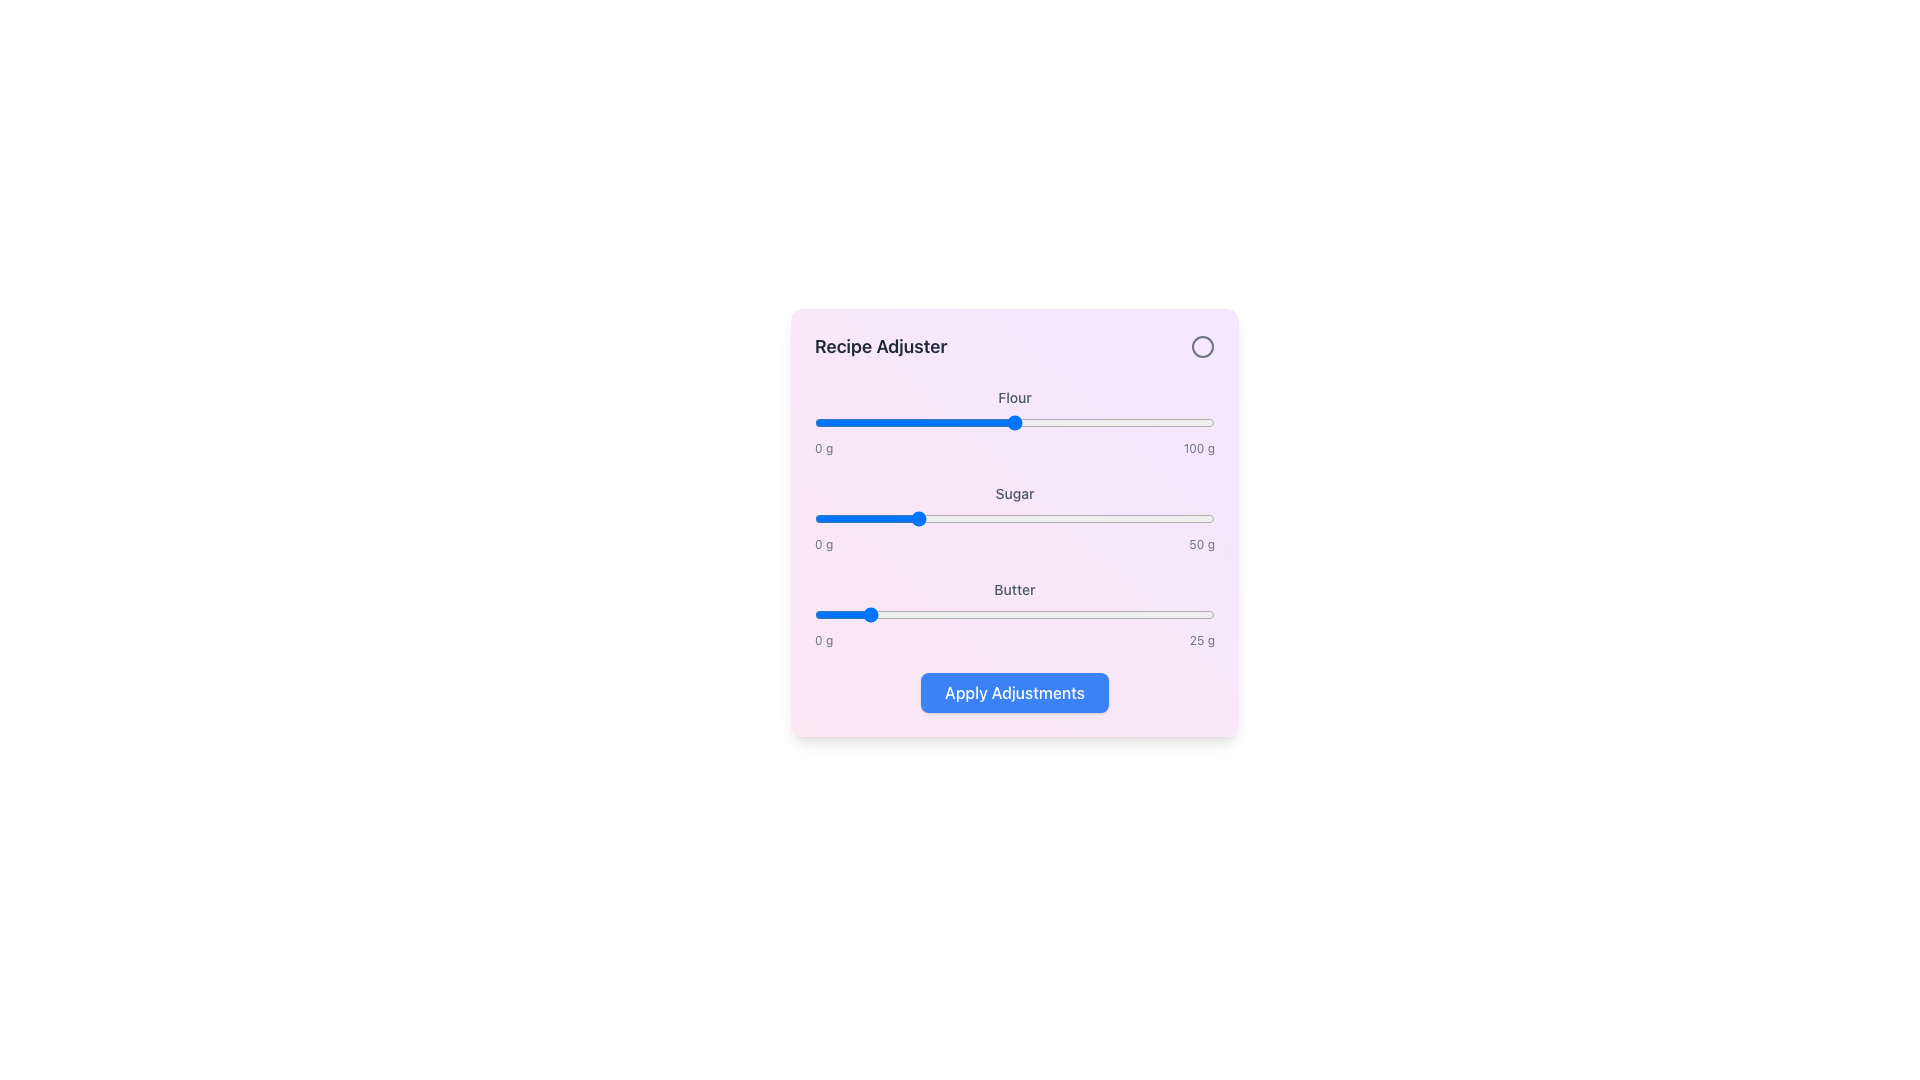  I want to click on Butter amount, so click(1179, 613).